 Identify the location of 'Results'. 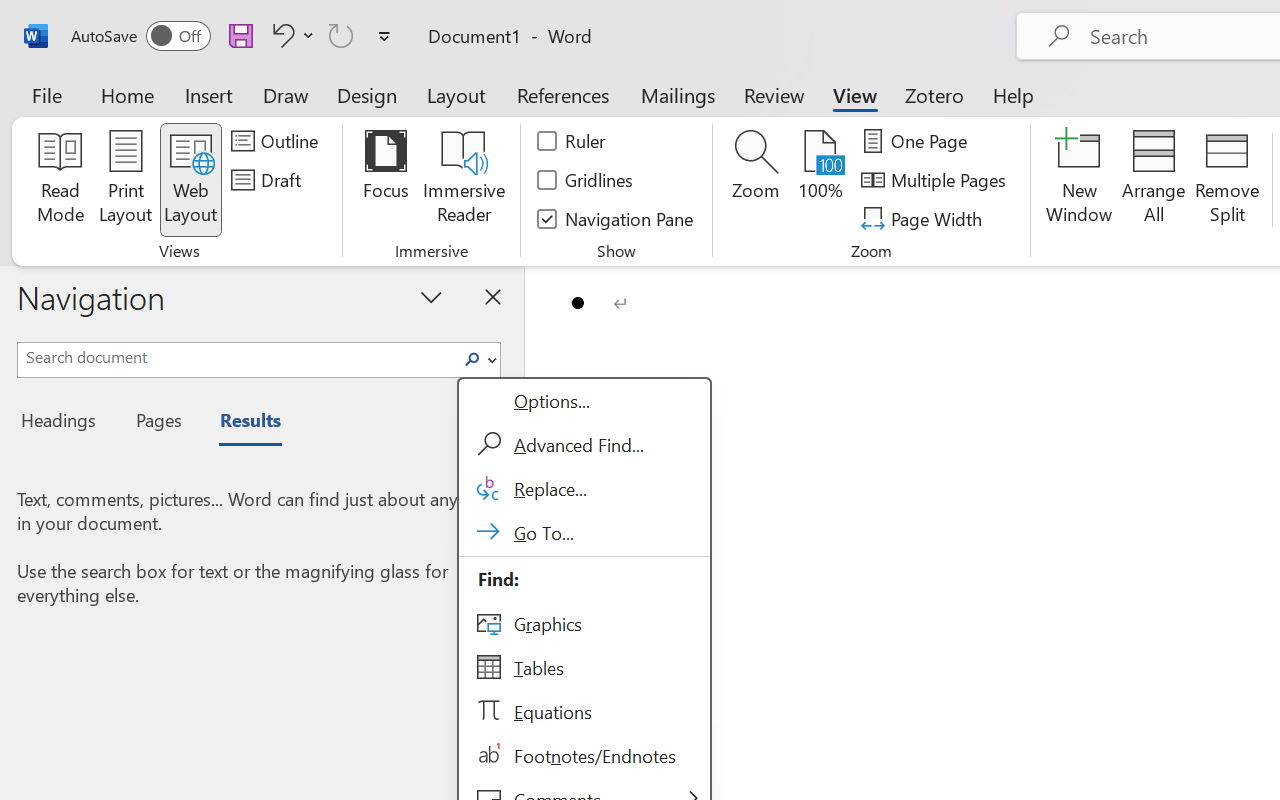
(240, 423).